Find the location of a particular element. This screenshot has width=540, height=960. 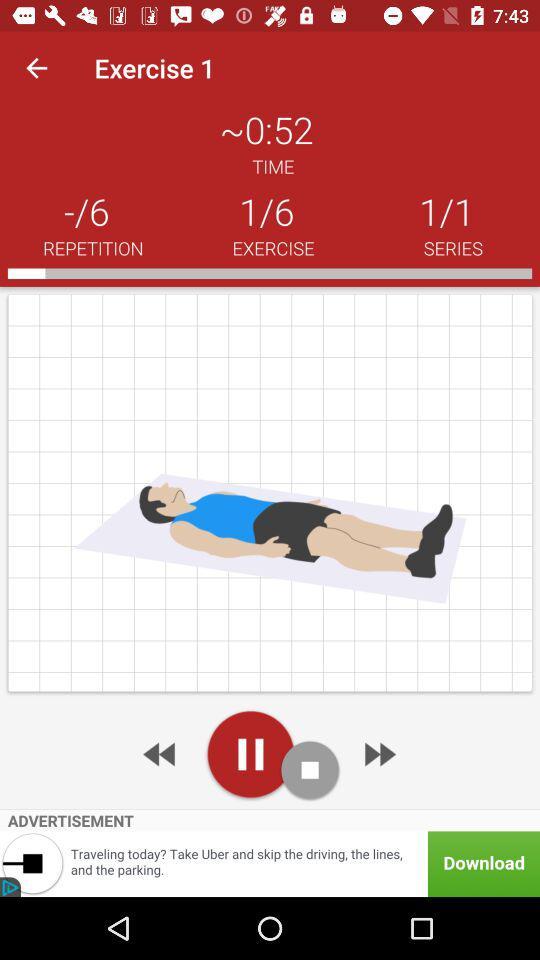

go next is located at coordinates (378, 753).